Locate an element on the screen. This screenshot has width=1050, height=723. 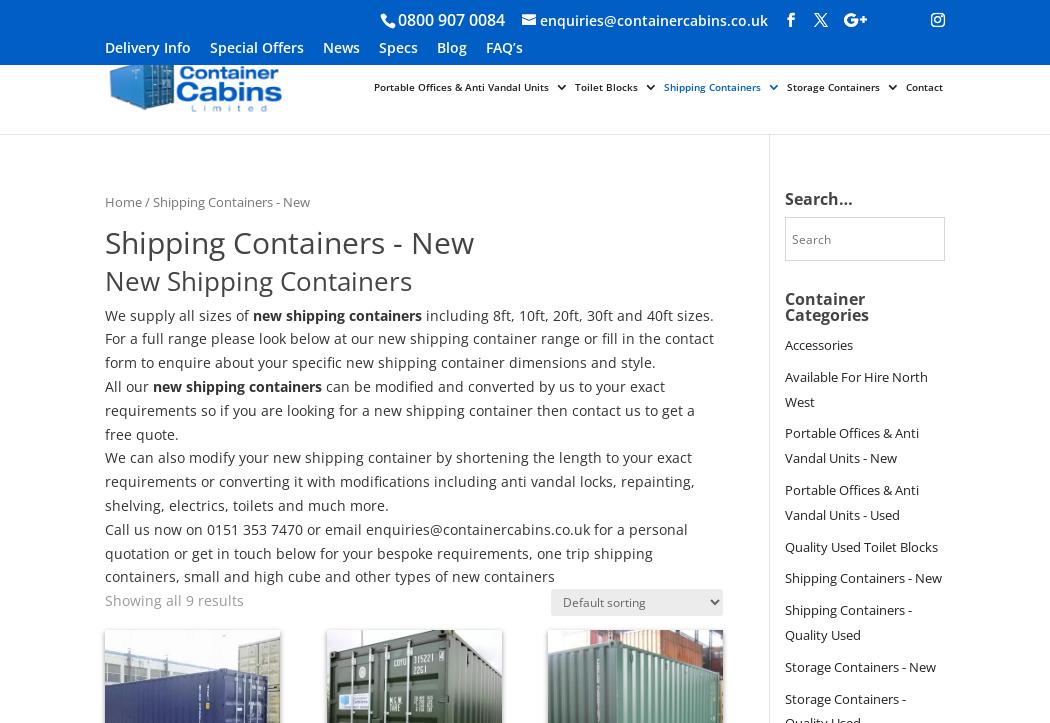
'FAQ’s' is located at coordinates (503, 46).